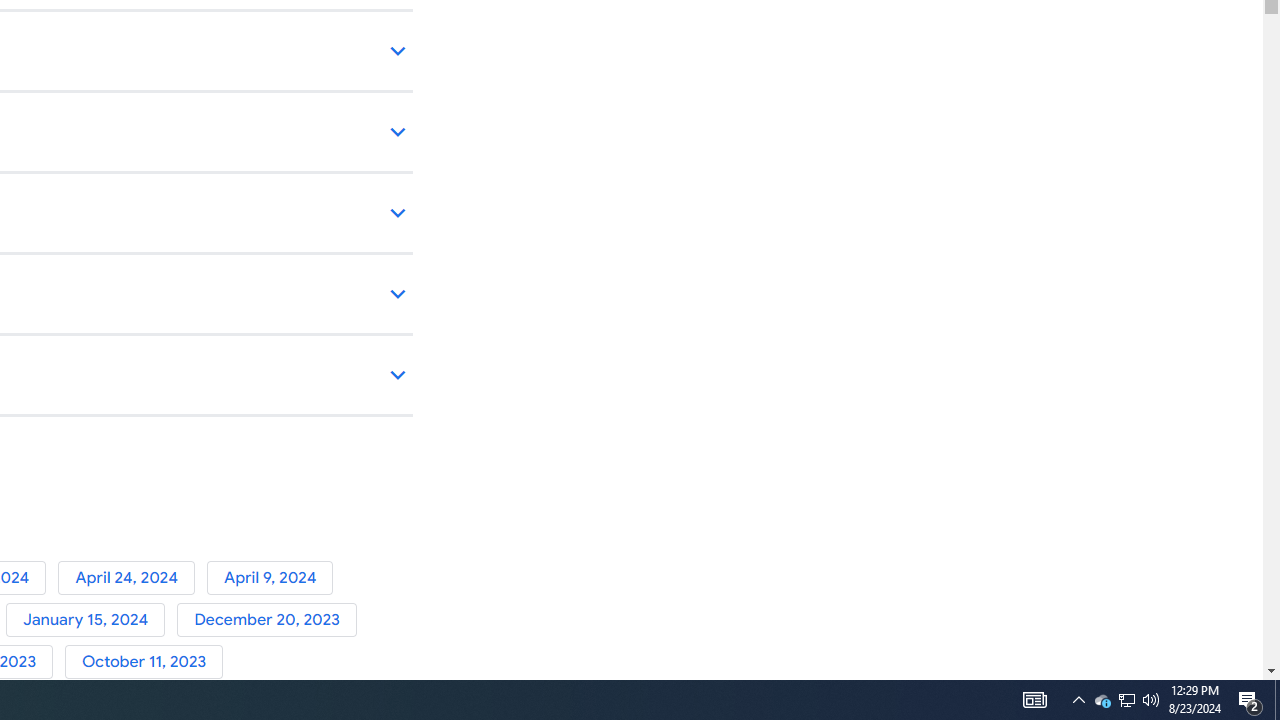 Image resolution: width=1280 pixels, height=720 pixels. Describe the element at coordinates (90, 619) in the screenshot. I see `'January 15, 2024'` at that location.